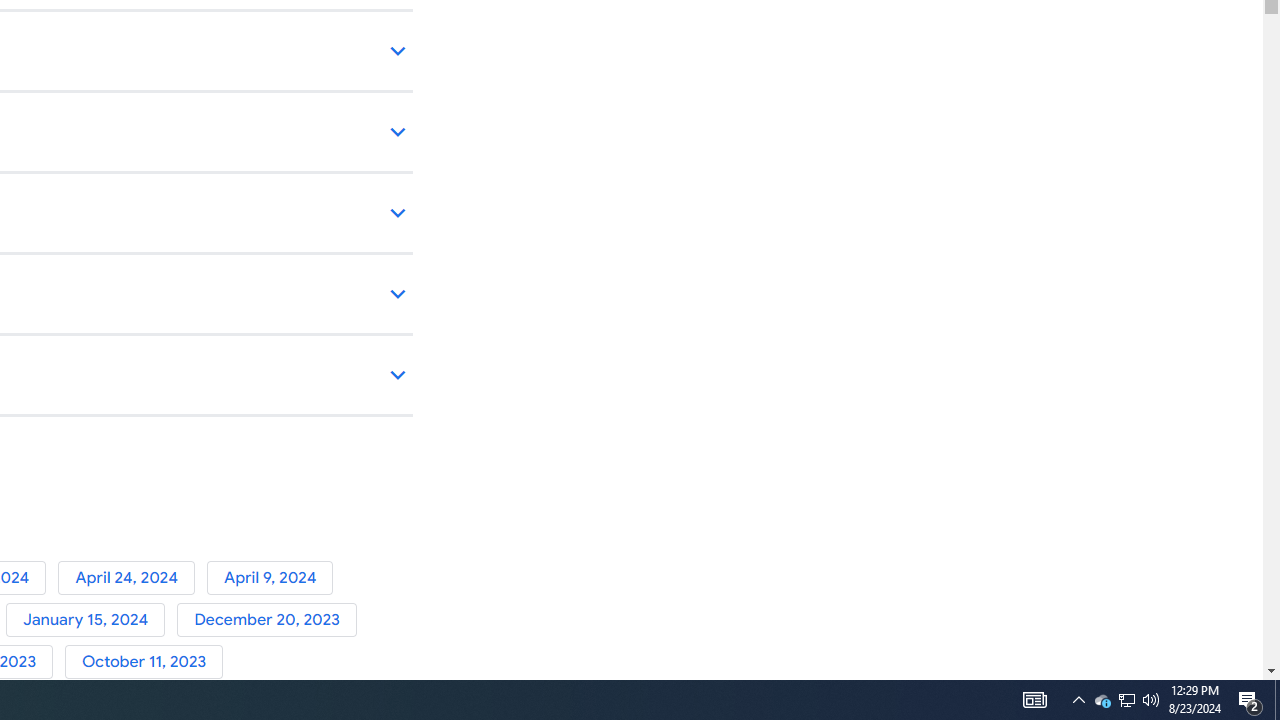 Image resolution: width=1280 pixels, height=720 pixels. Describe the element at coordinates (90, 619) in the screenshot. I see `'January 15, 2024'` at that location.